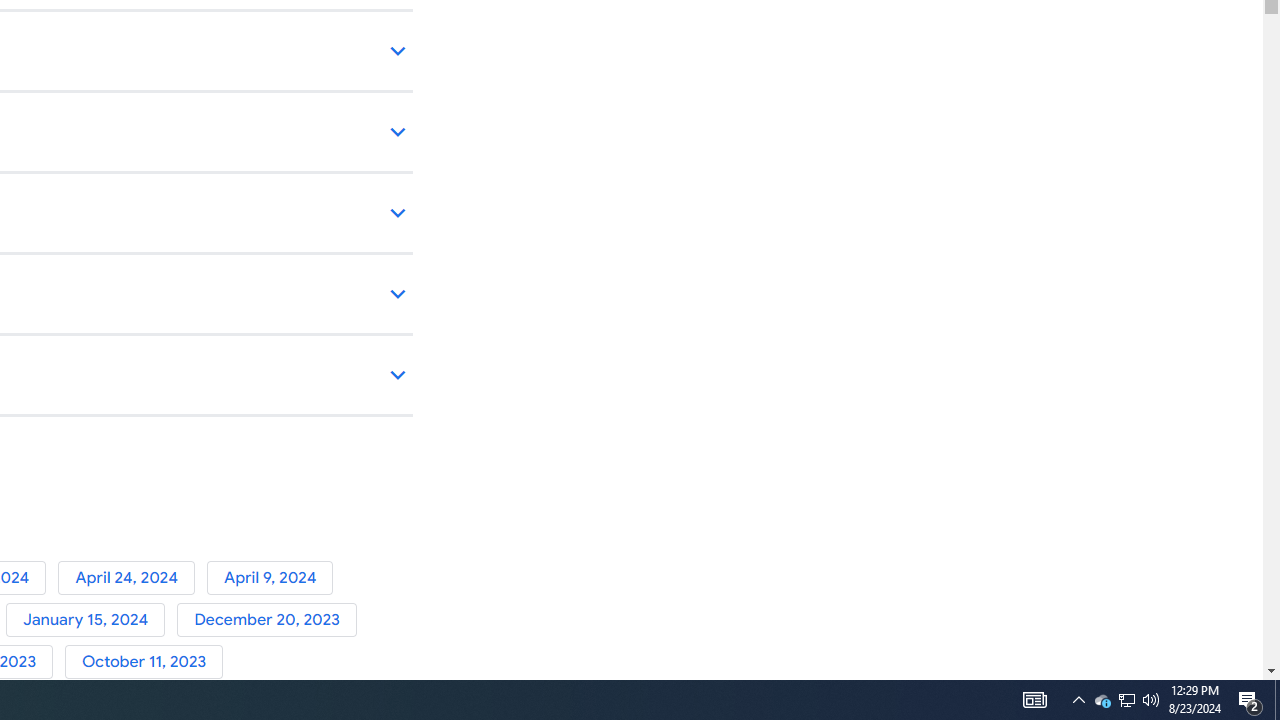 Image resolution: width=1280 pixels, height=720 pixels. Describe the element at coordinates (90, 619) in the screenshot. I see `'January 15, 2024'` at that location.